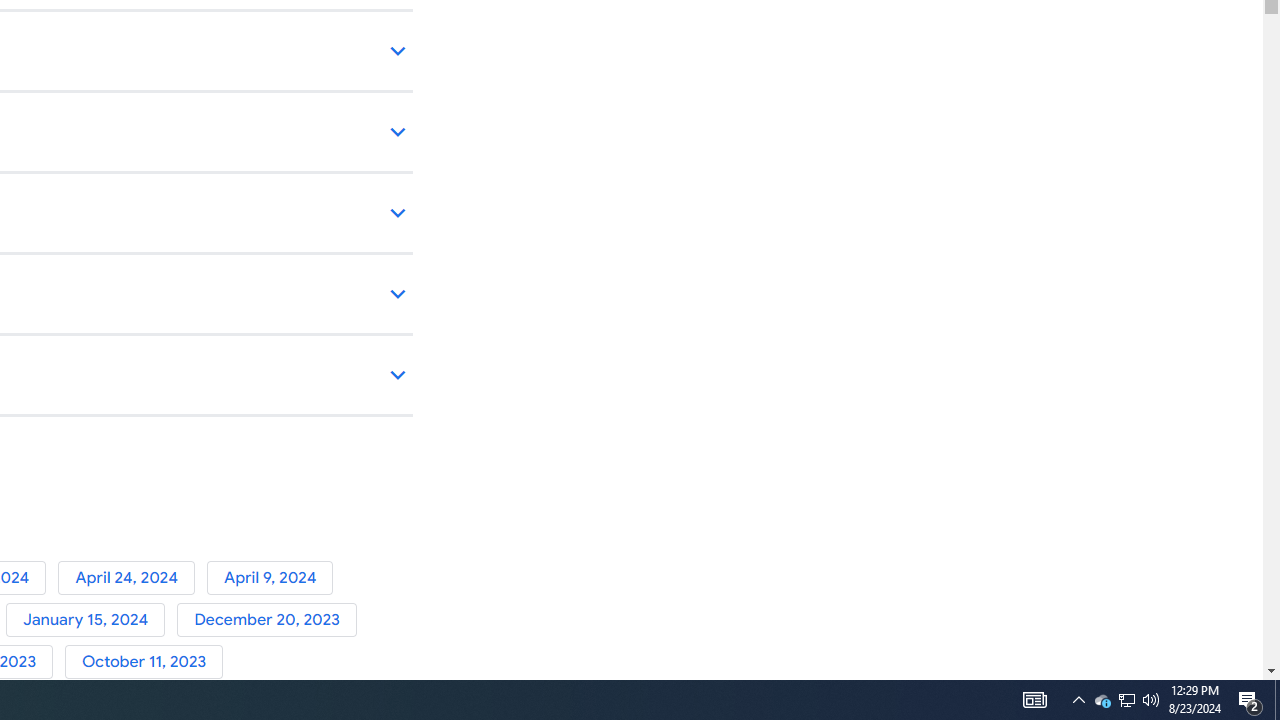 Image resolution: width=1280 pixels, height=720 pixels. Describe the element at coordinates (90, 619) in the screenshot. I see `'January 15, 2024'` at that location.